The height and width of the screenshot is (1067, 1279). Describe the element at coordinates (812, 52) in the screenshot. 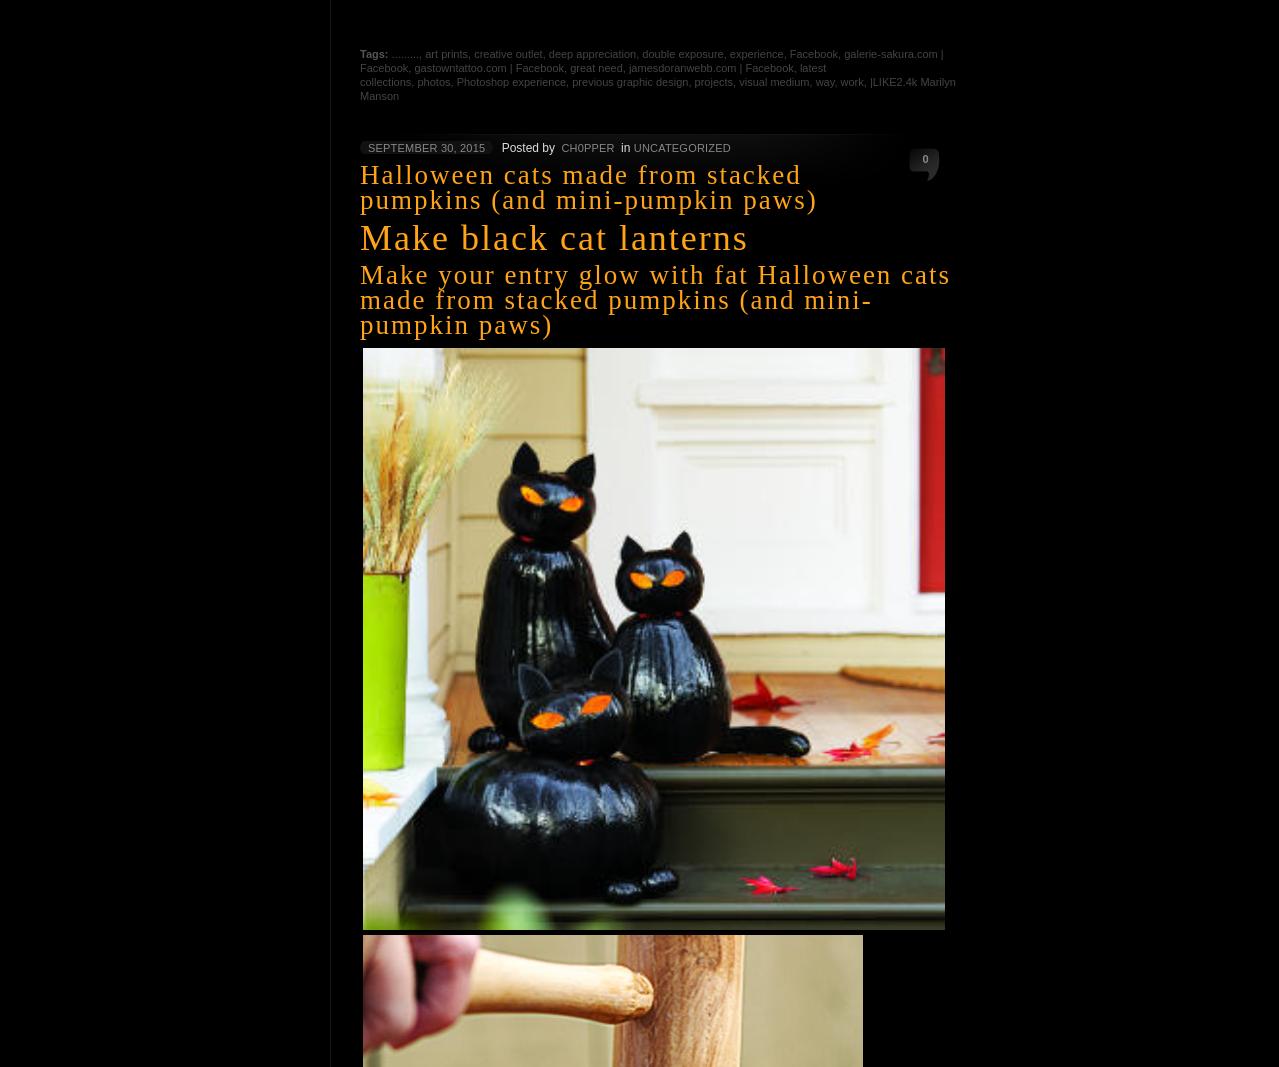

I see `'Facebook'` at that location.